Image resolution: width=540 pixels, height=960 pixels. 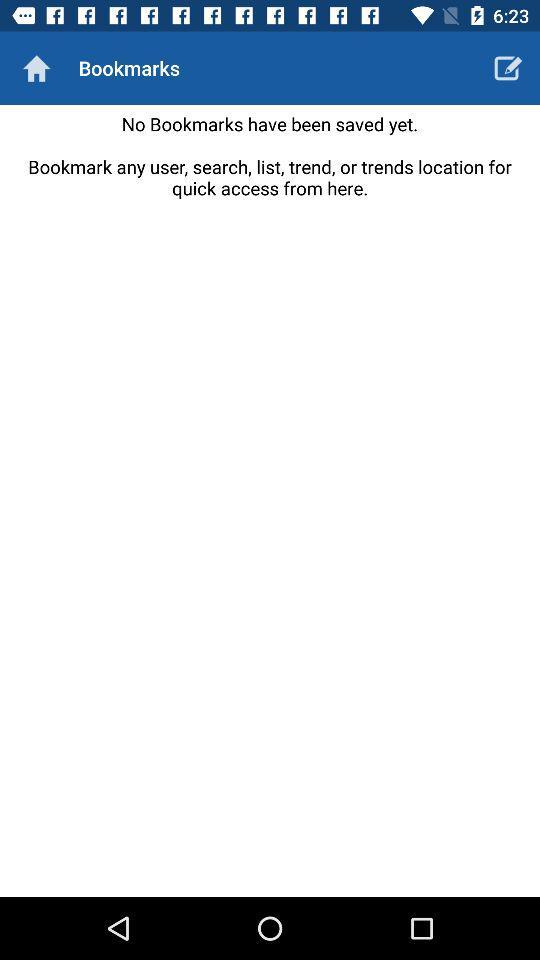 What do you see at coordinates (508, 68) in the screenshot?
I see `item at the top right corner` at bounding box center [508, 68].